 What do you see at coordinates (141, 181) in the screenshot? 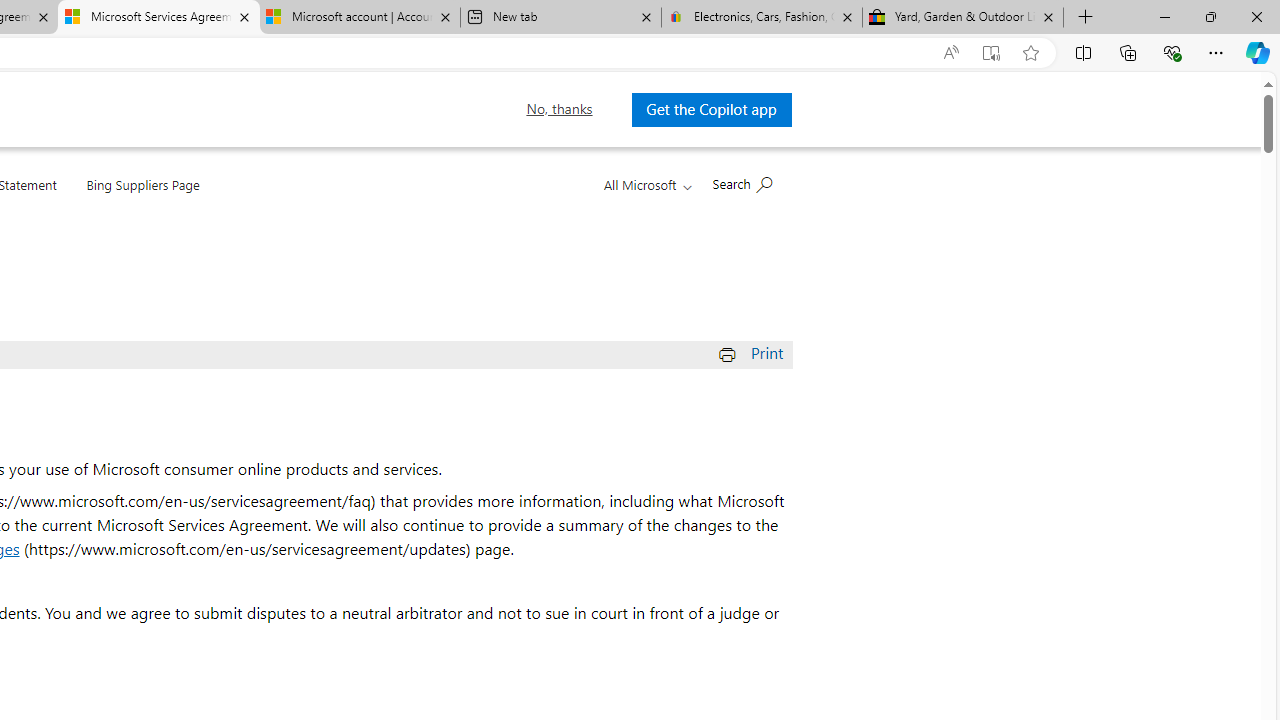
I see `'Bing Suppliers Page'` at bounding box center [141, 181].